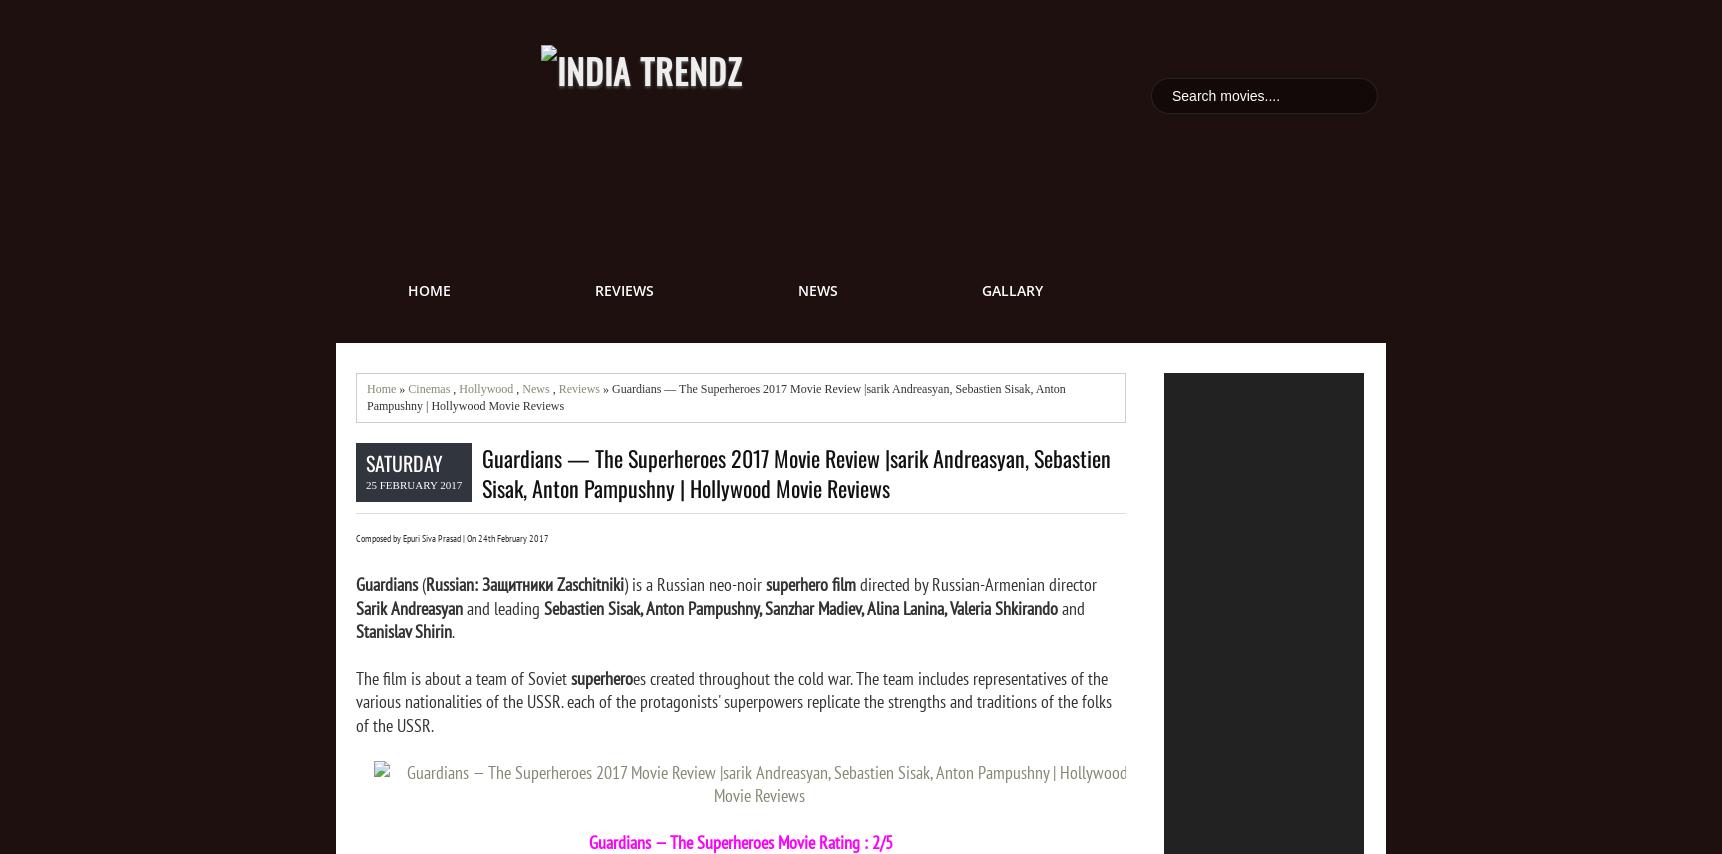  Describe the element at coordinates (403, 630) in the screenshot. I see `'Stanislav Shirin'` at that location.